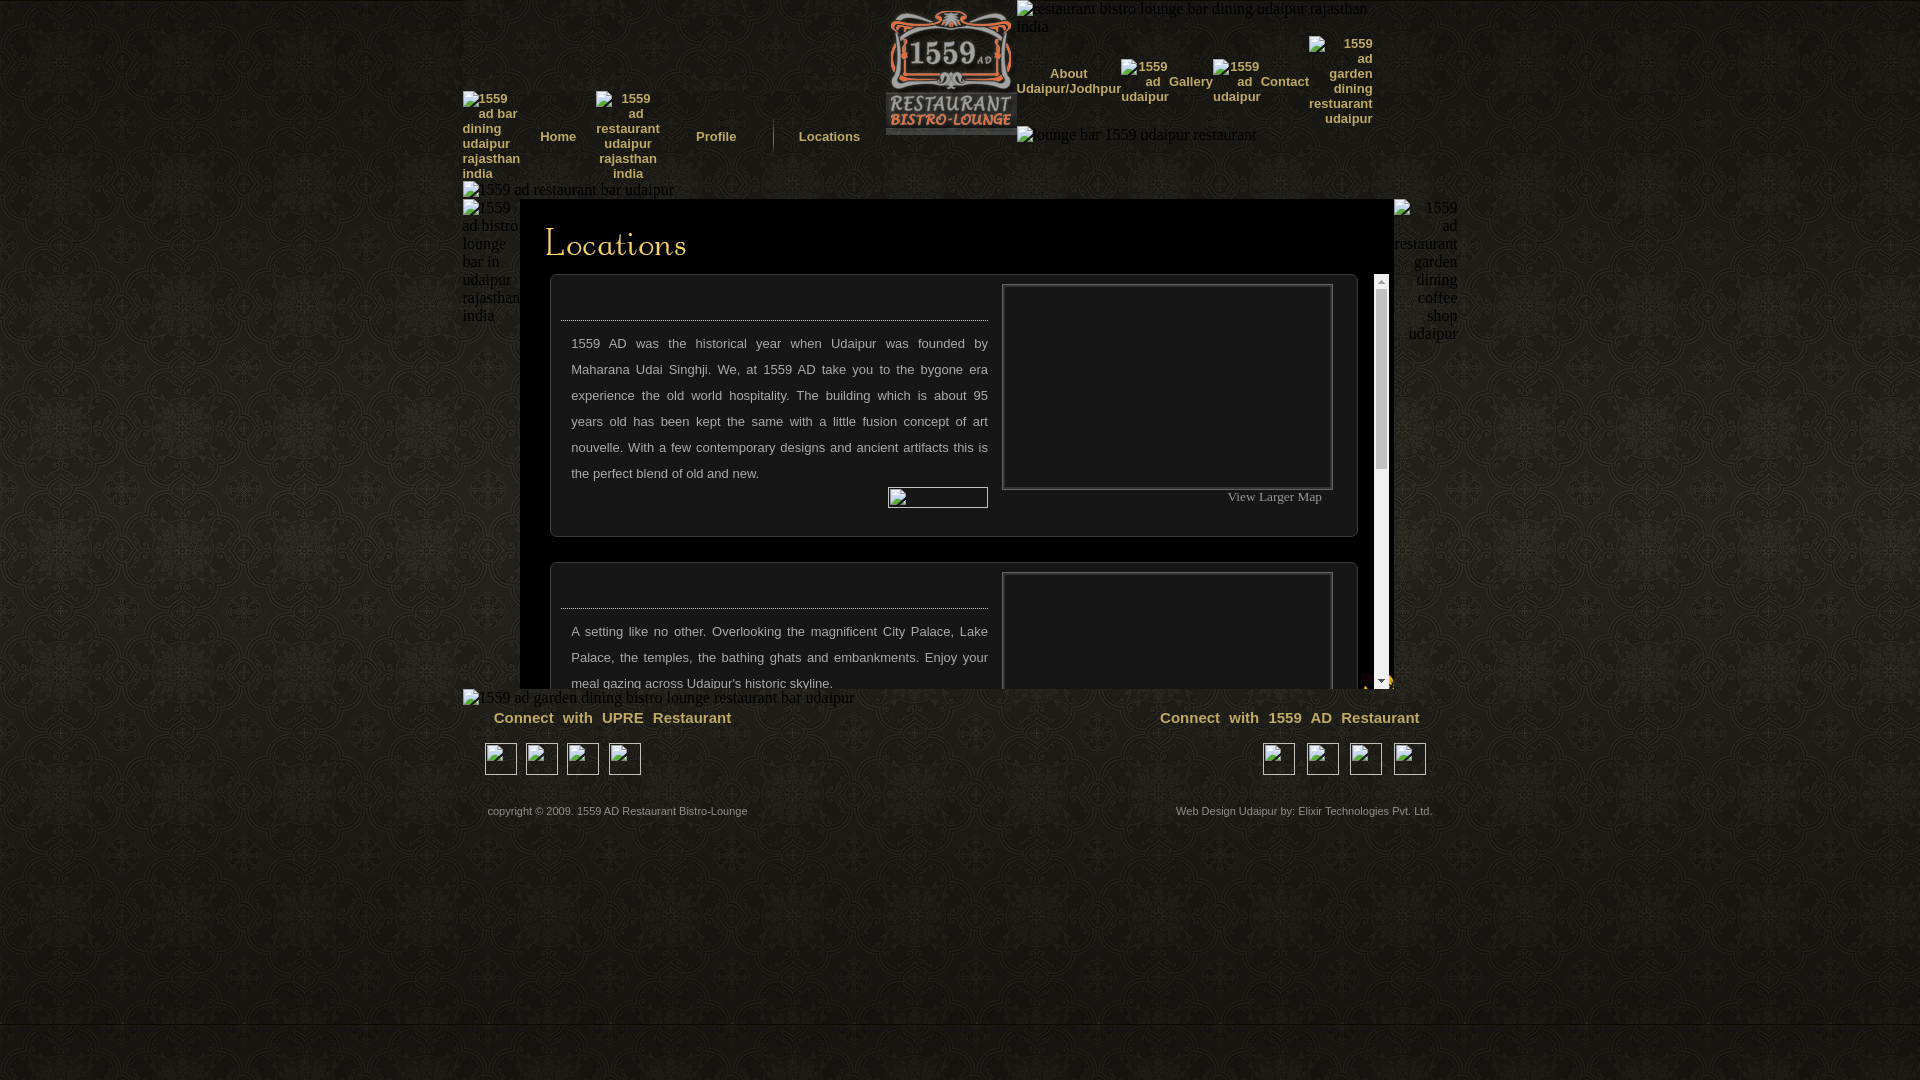 This screenshot has height=1080, width=1920. Describe the element at coordinates (490, 261) in the screenshot. I see `'1559 ad bistro lounge bar in udaipur rajasthan india'` at that location.